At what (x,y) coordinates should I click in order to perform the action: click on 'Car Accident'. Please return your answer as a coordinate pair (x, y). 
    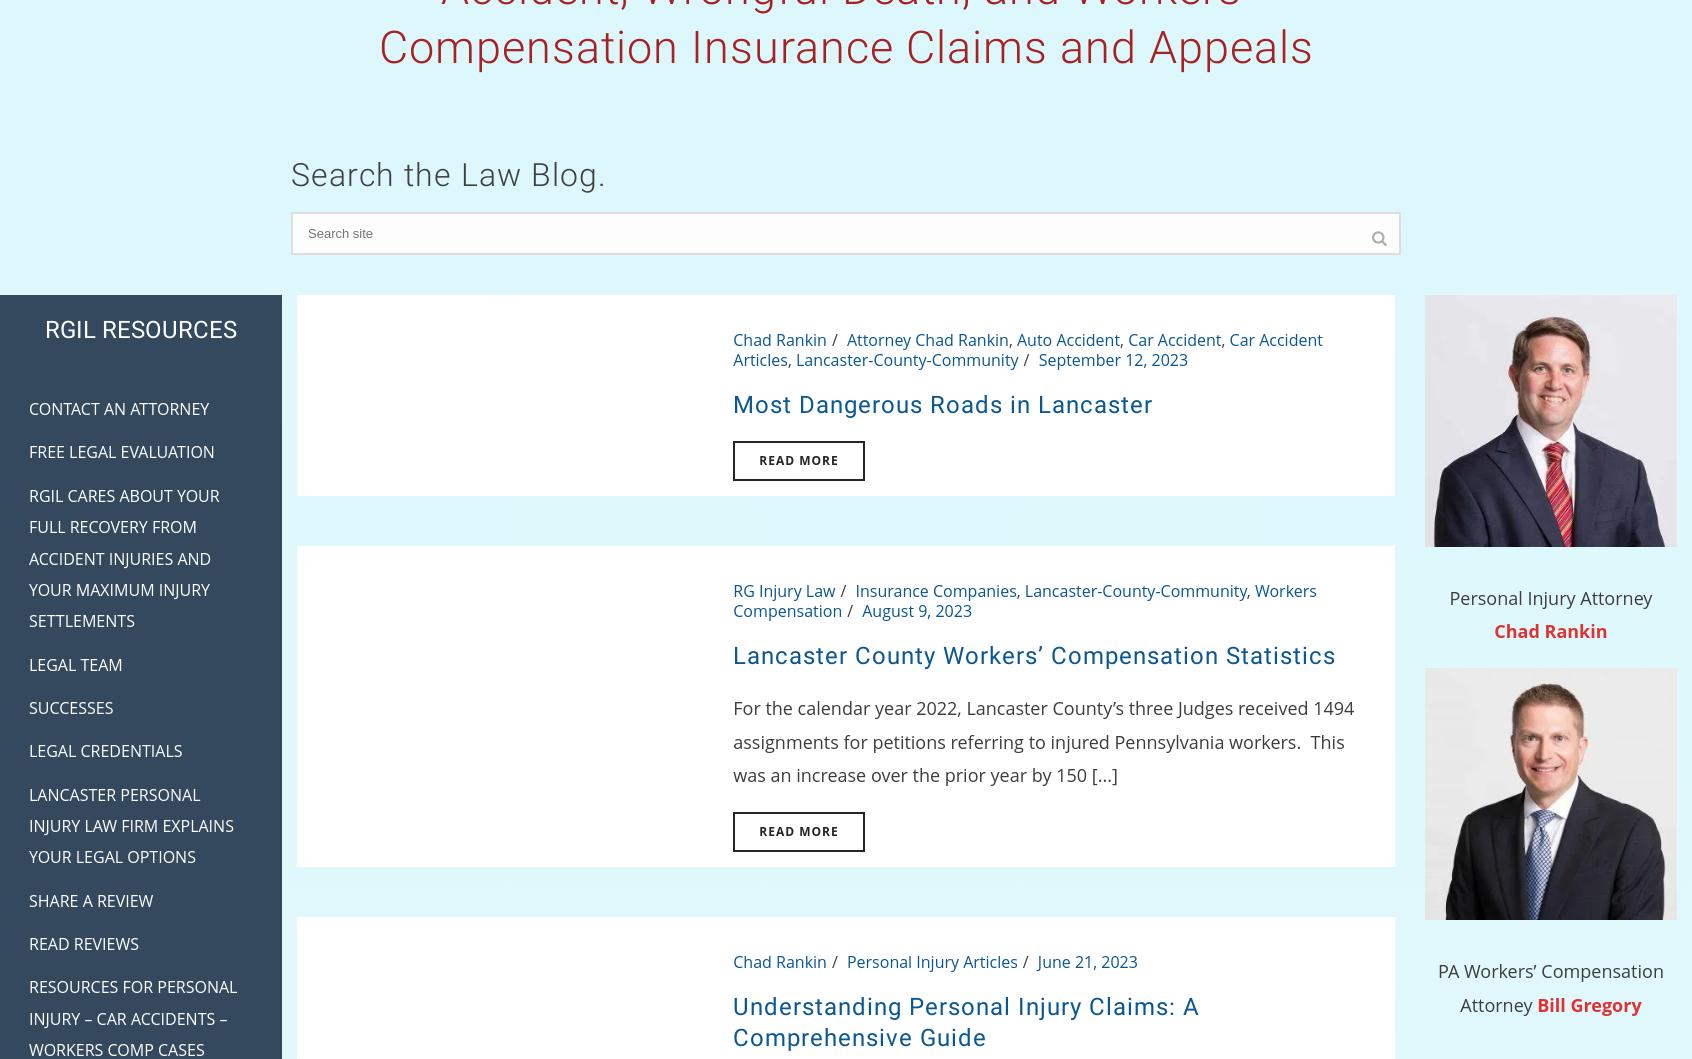
    Looking at the image, I should click on (1128, 337).